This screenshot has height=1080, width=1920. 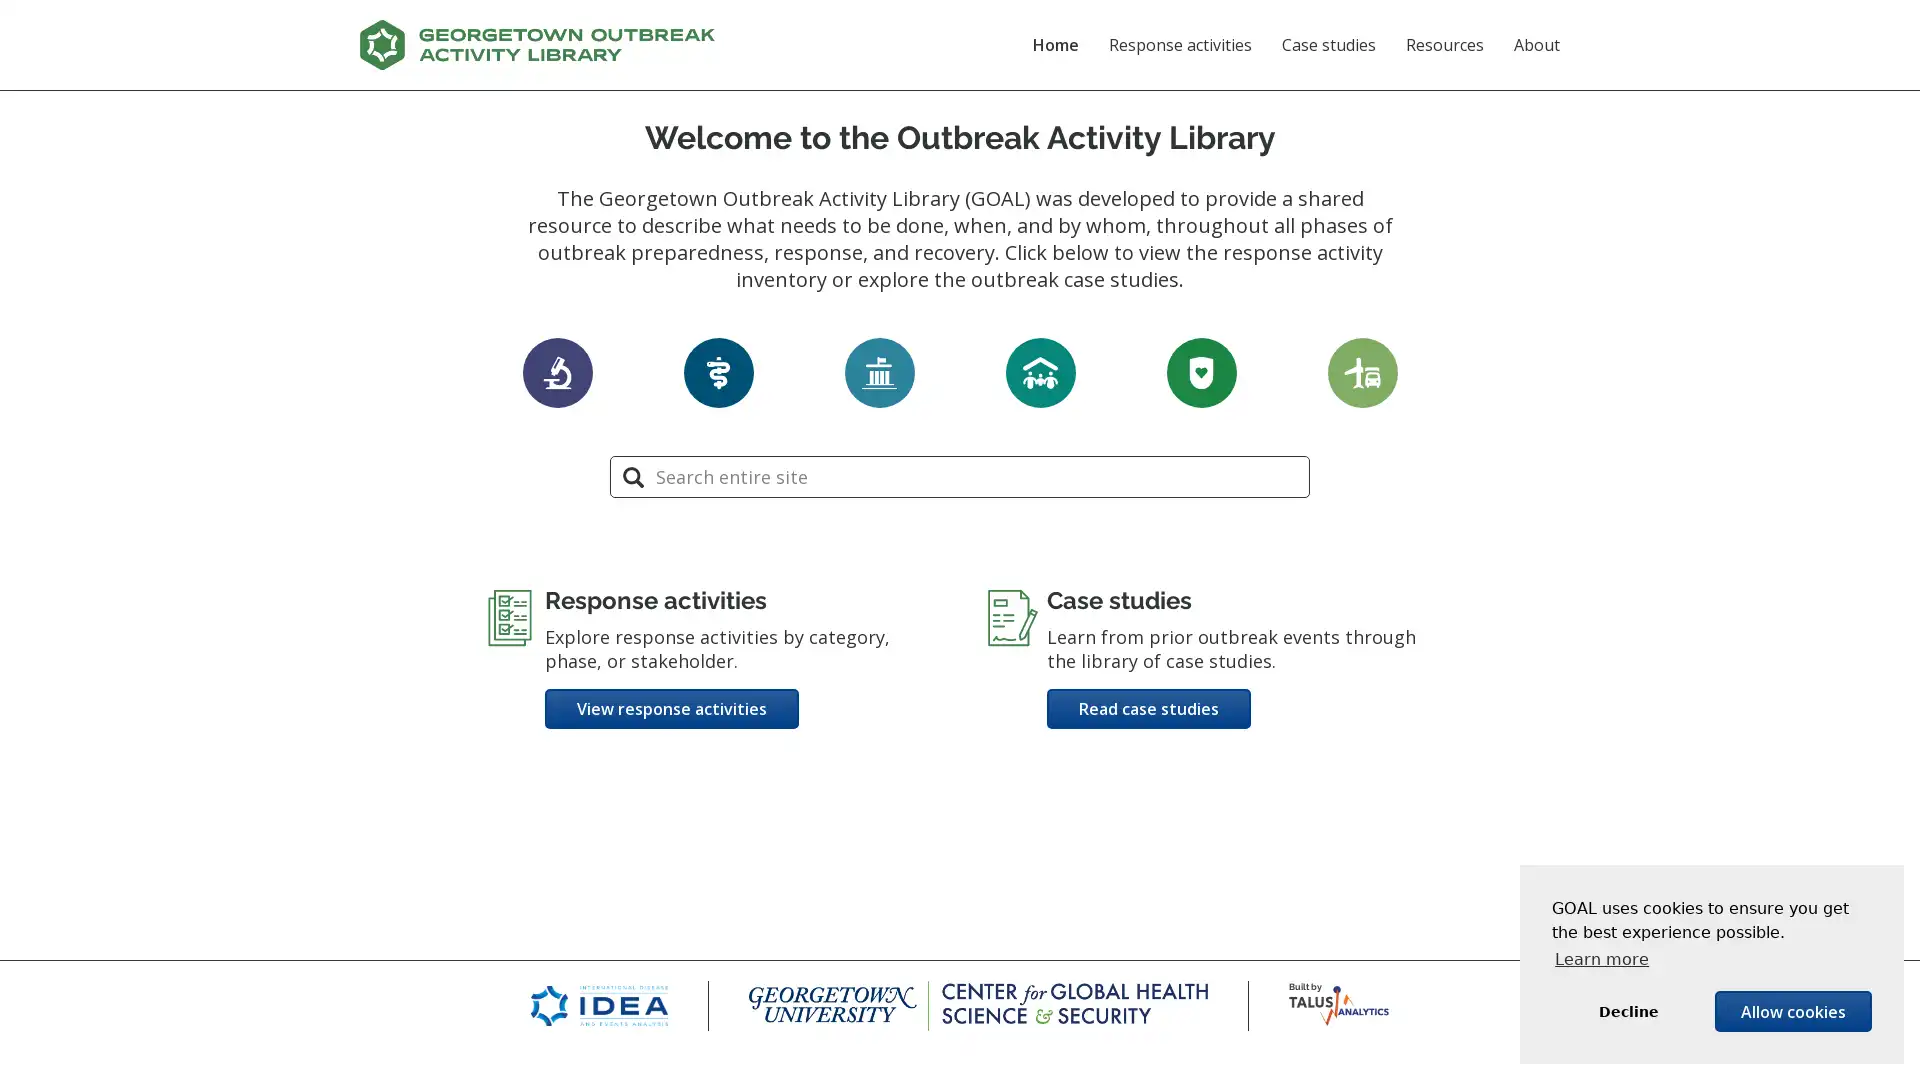 What do you see at coordinates (671, 708) in the screenshot?
I see `View response activities` at bounding box center [671, 708].